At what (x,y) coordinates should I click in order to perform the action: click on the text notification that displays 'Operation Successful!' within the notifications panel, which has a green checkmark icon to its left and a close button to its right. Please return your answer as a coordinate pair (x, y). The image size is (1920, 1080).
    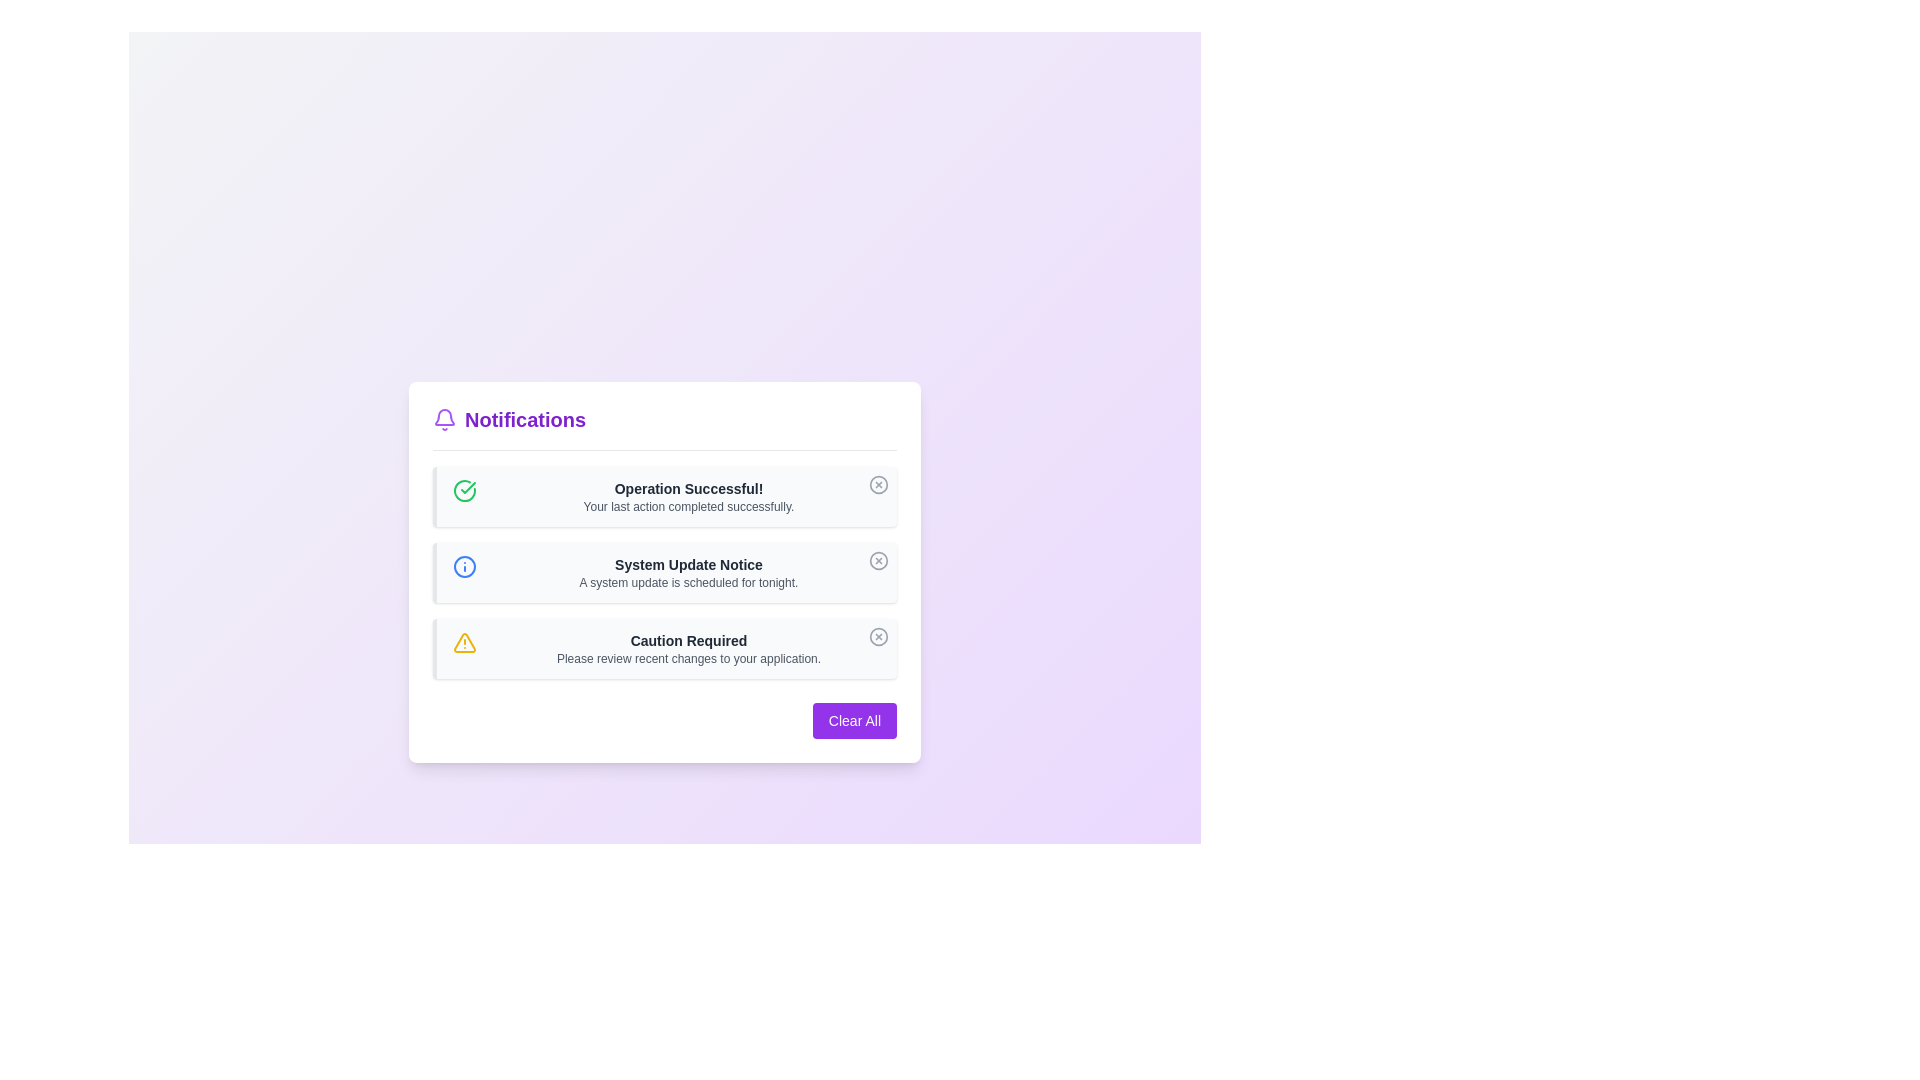
    Looking at the image, I should click on (689, 495).